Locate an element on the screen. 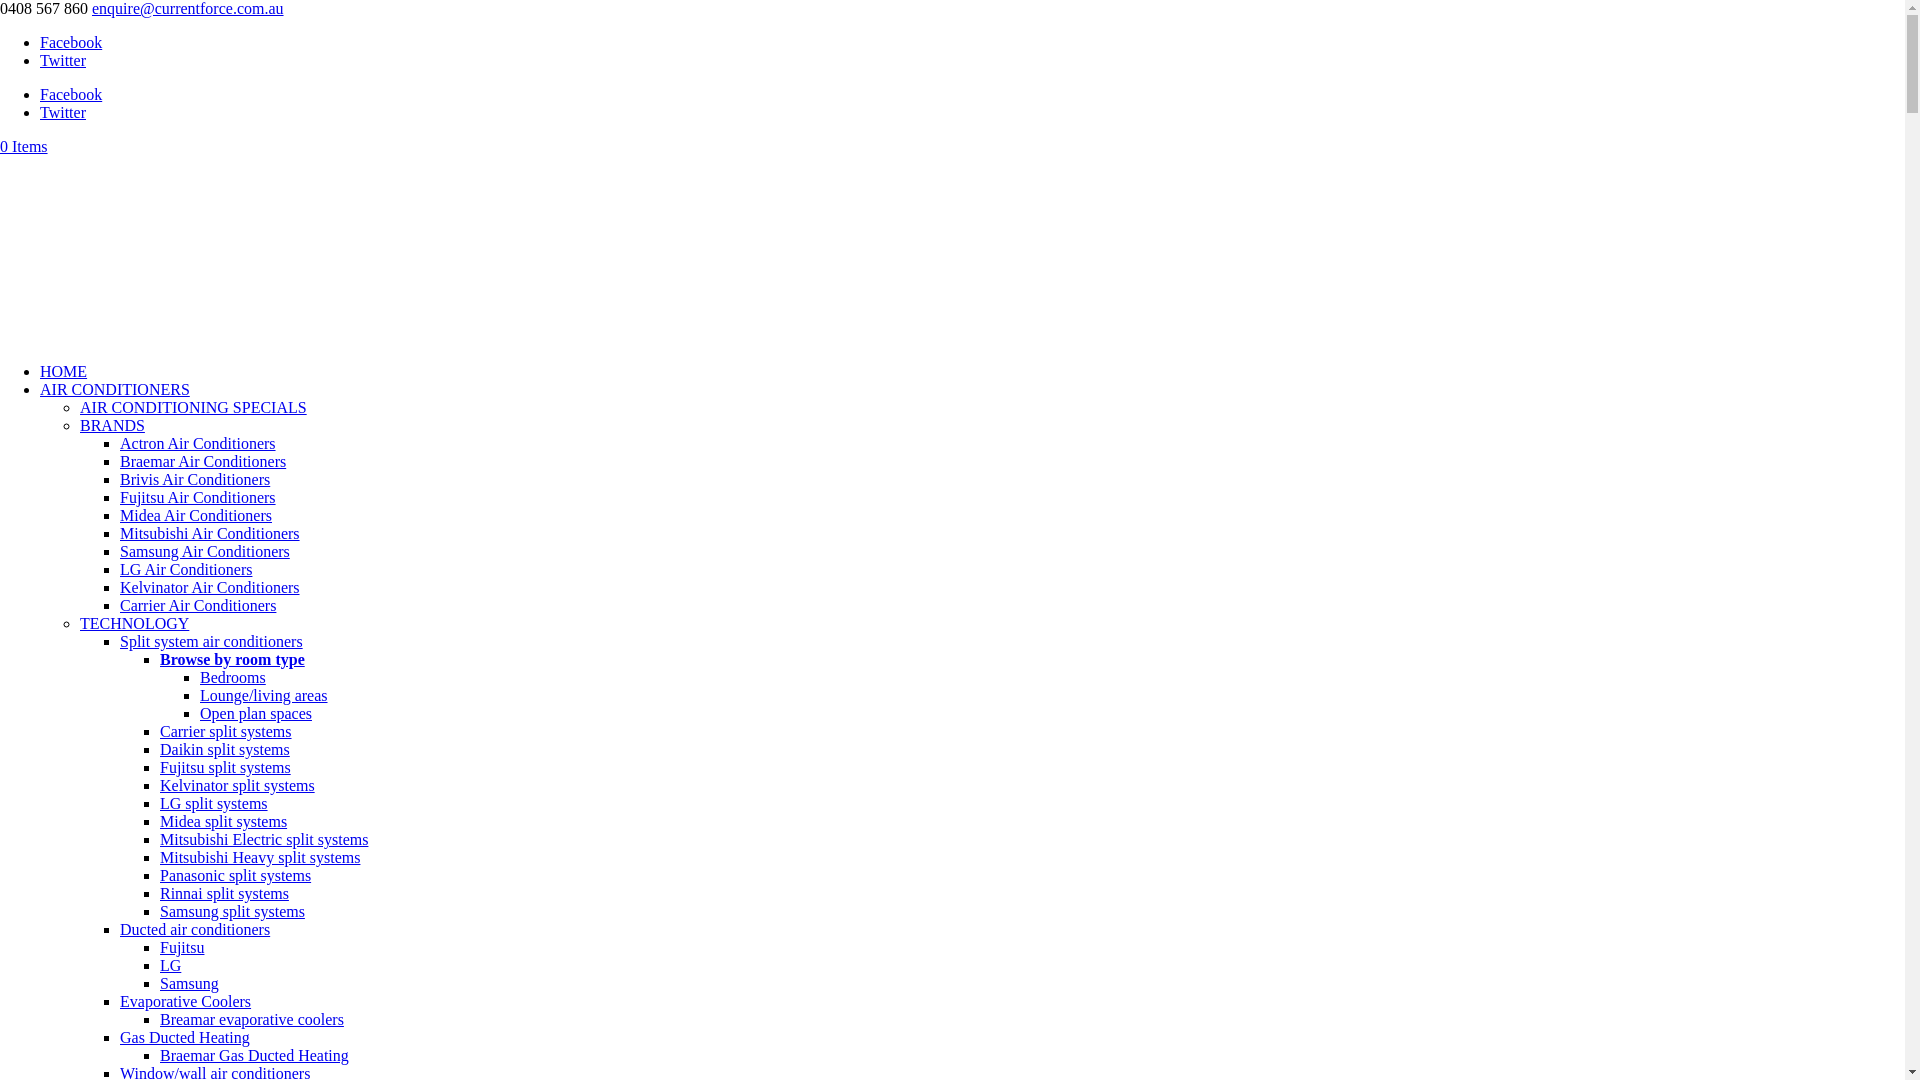 This screenshot has height=1080, width=1920. 'BRANDS' is located at coordinates (80, 424).